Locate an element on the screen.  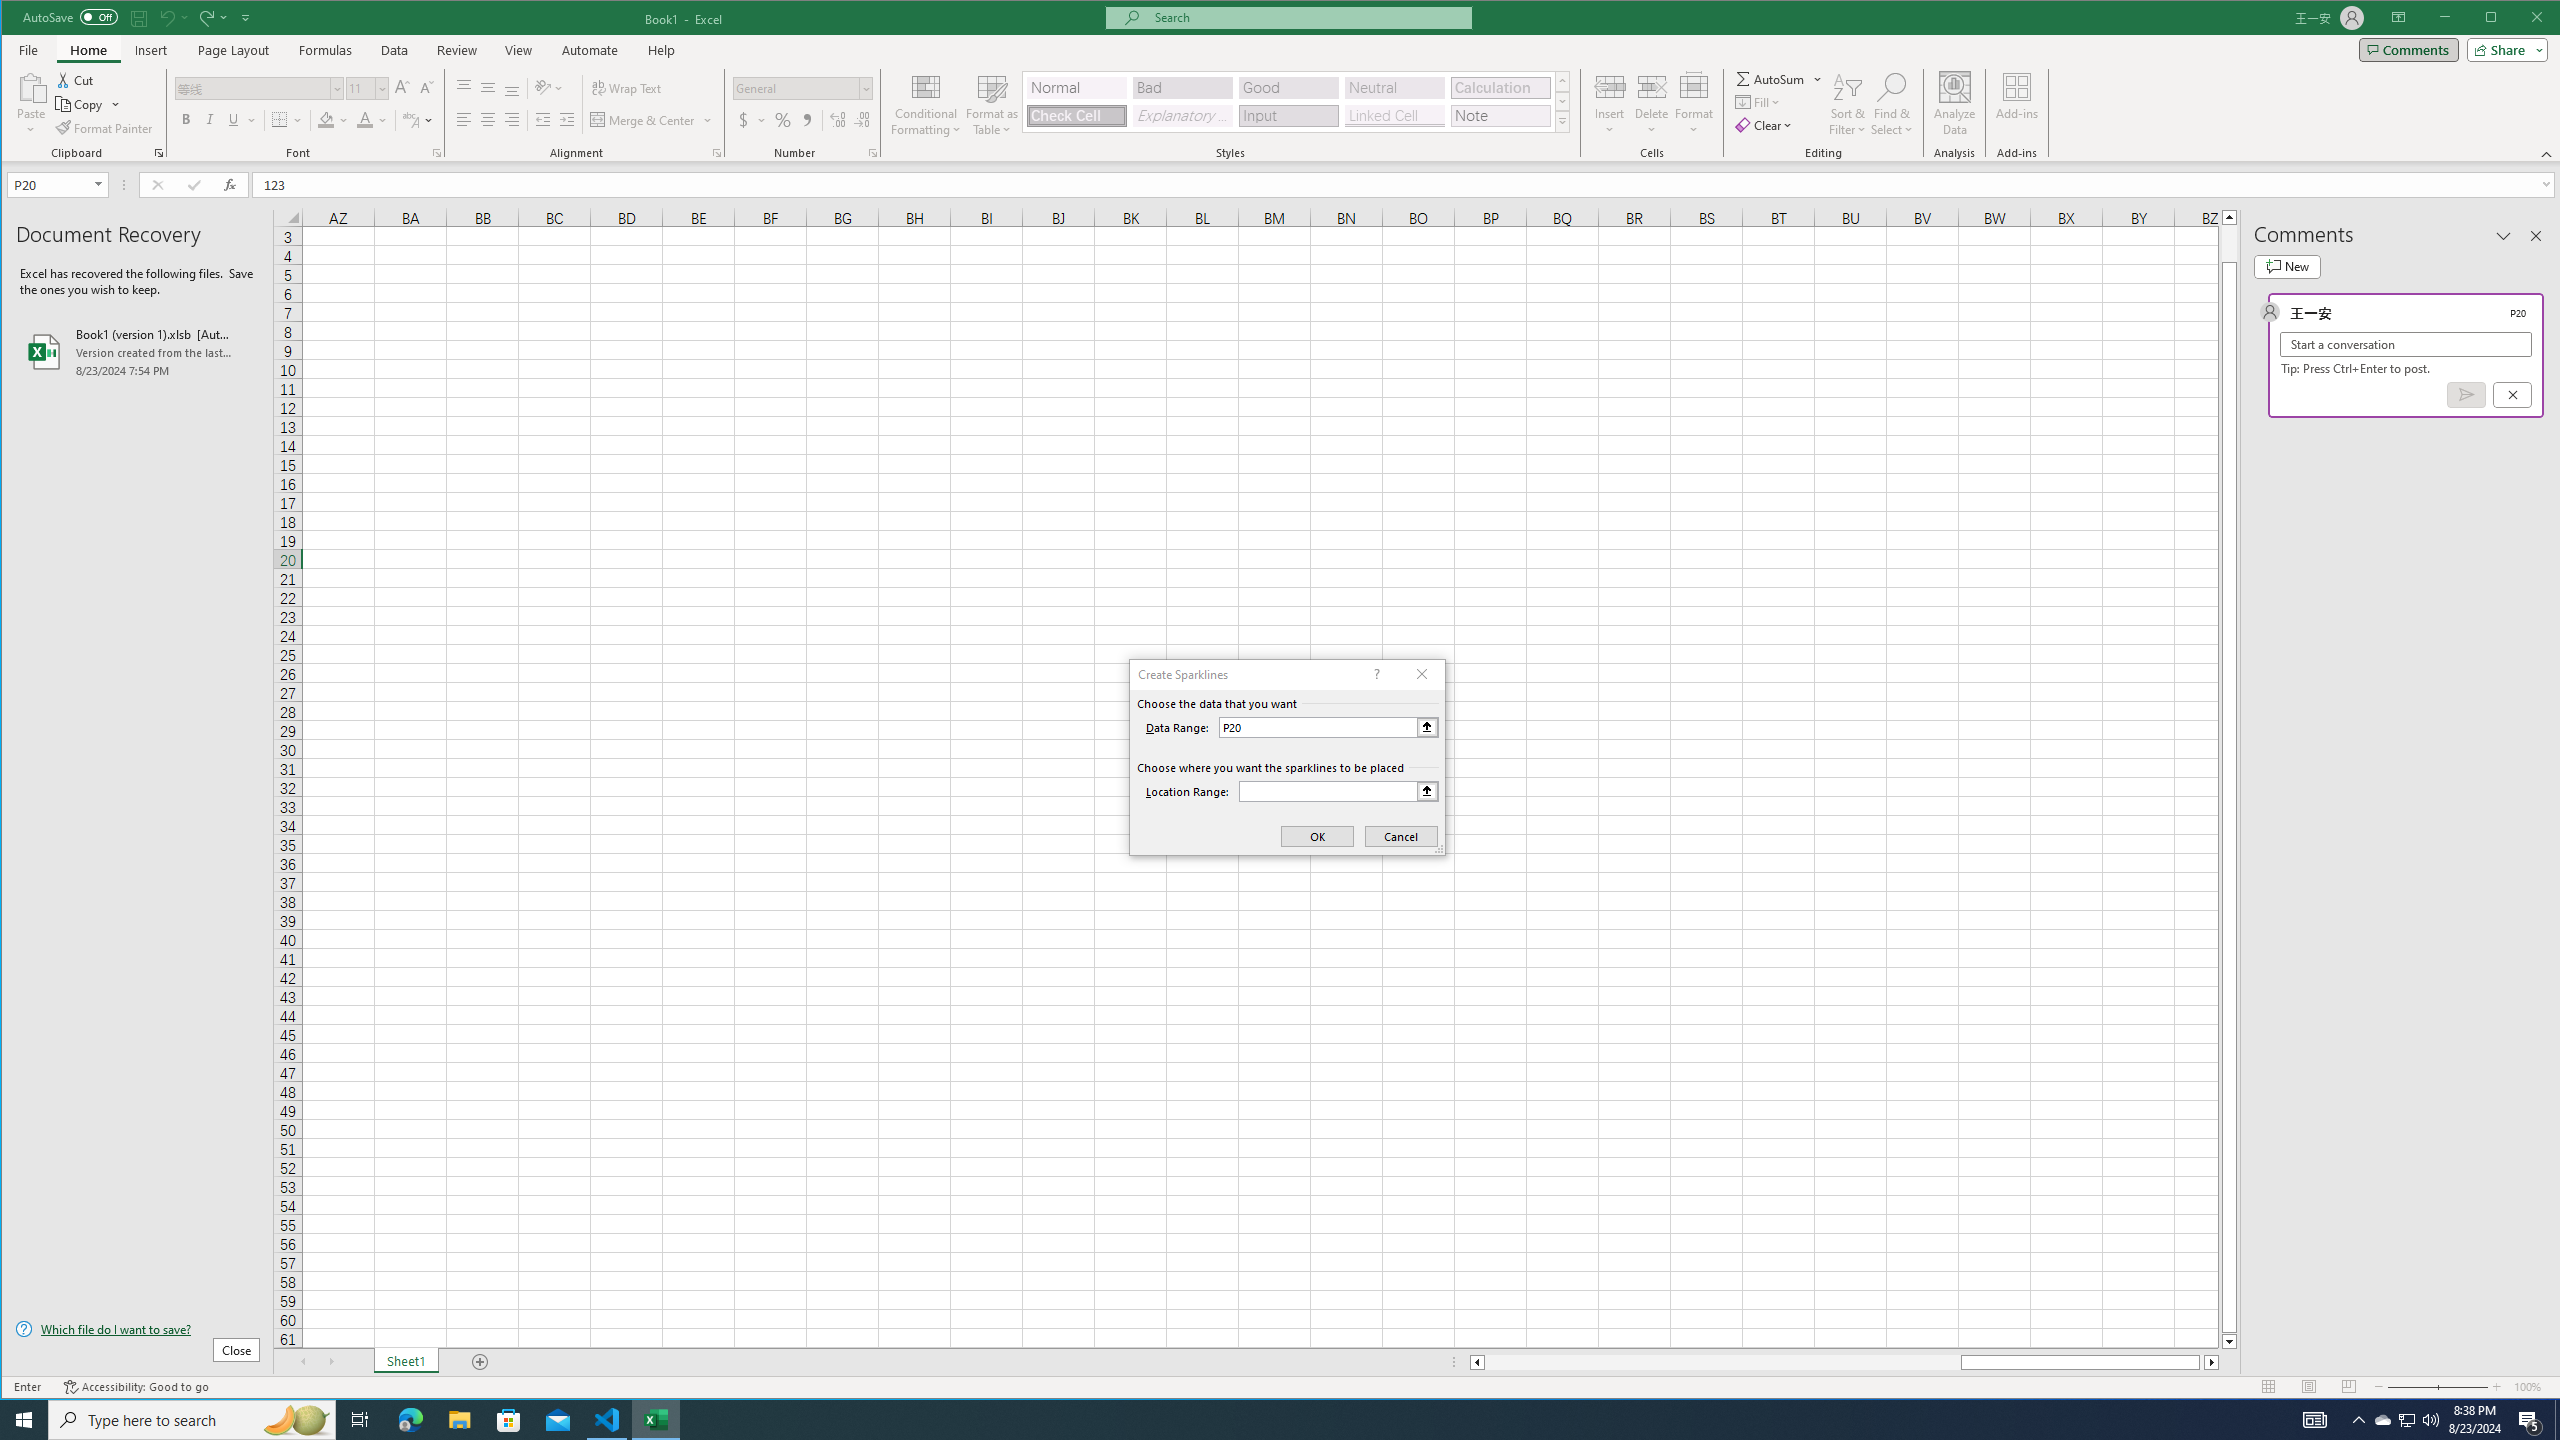
'Find & Select' is located at coordinates (1891, 103).